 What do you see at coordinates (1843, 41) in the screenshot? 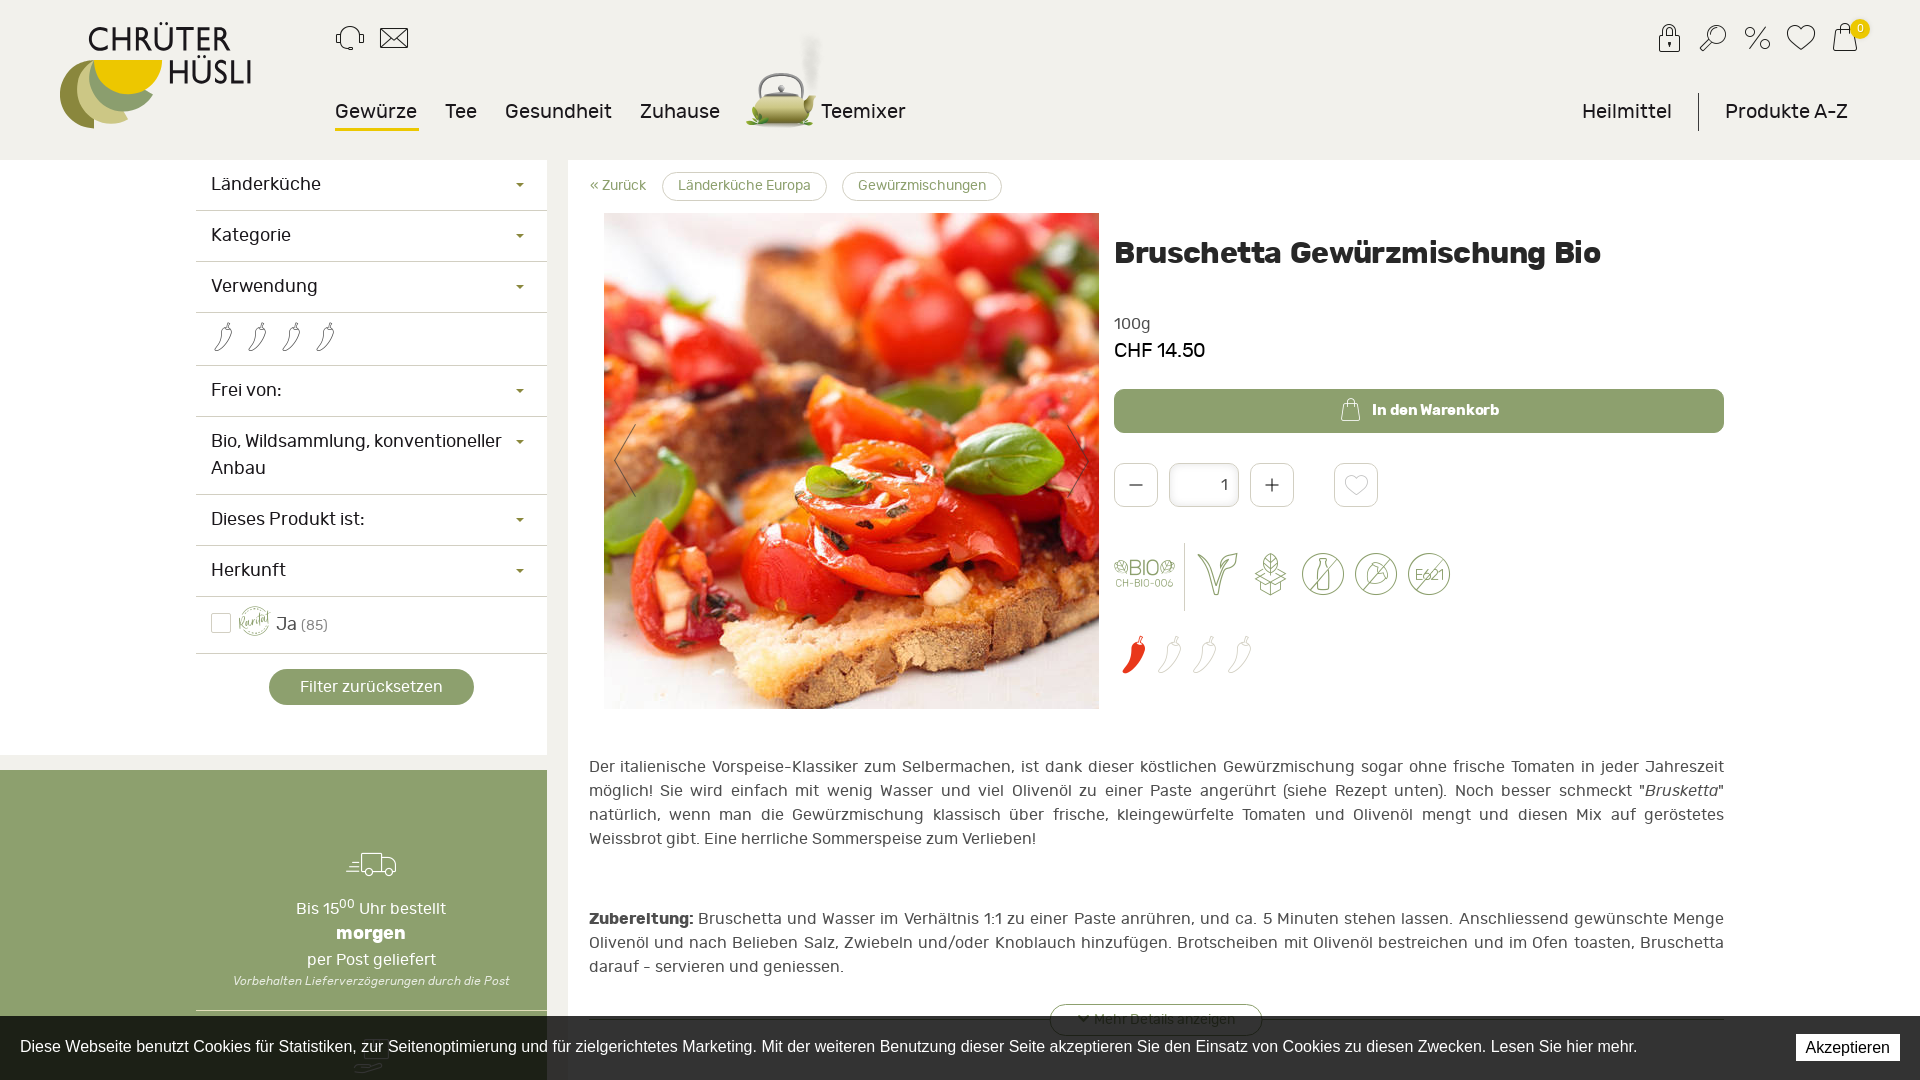
I see `'Warenkorb` at bounding box center [1843, 41].